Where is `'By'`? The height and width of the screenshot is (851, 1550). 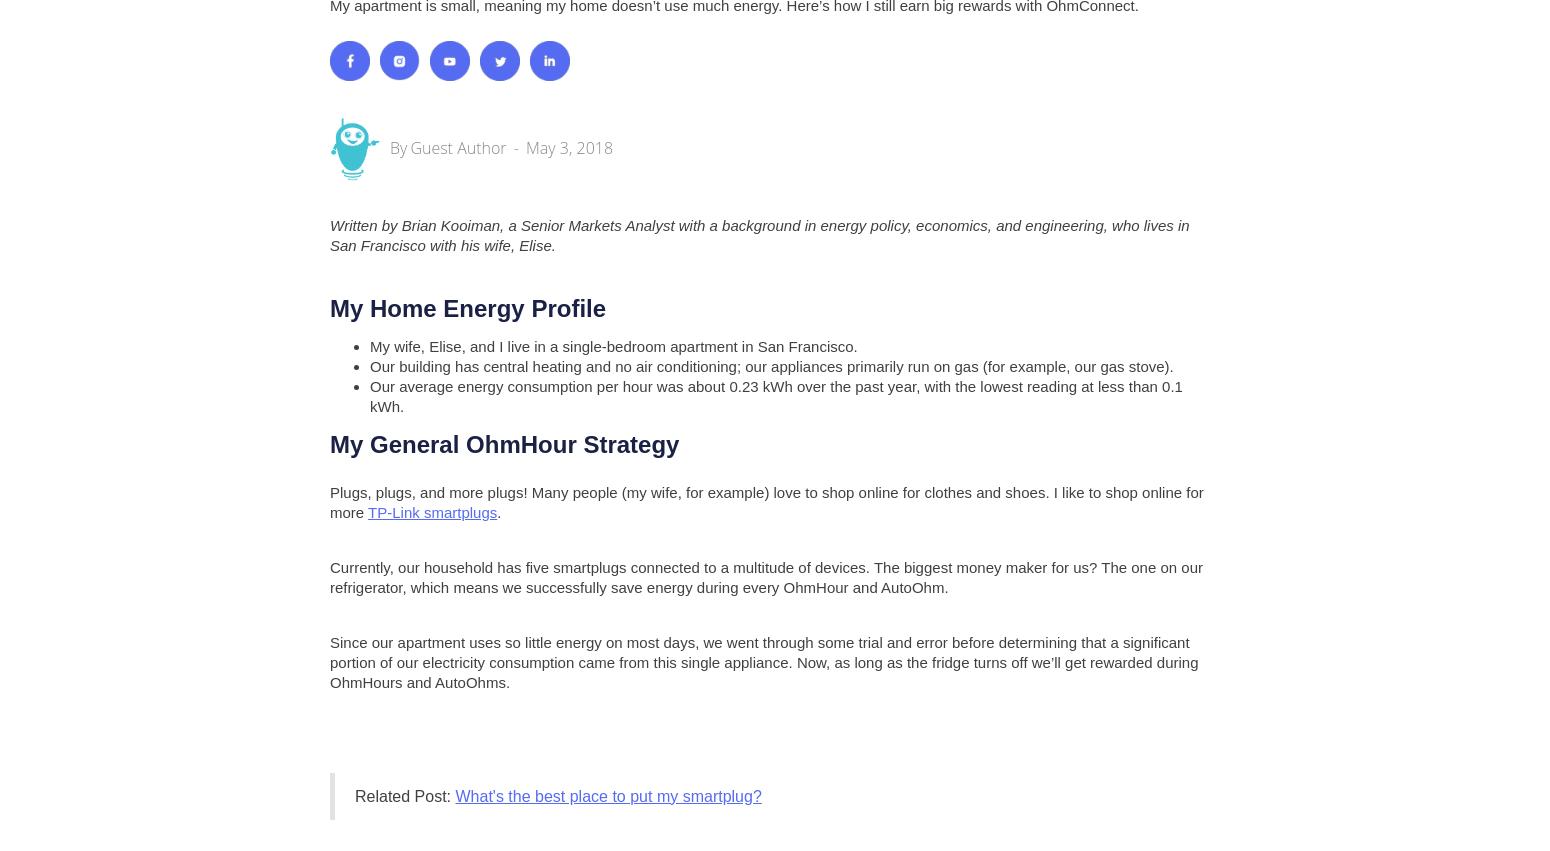
'By' is located at coordinates (398, 146).